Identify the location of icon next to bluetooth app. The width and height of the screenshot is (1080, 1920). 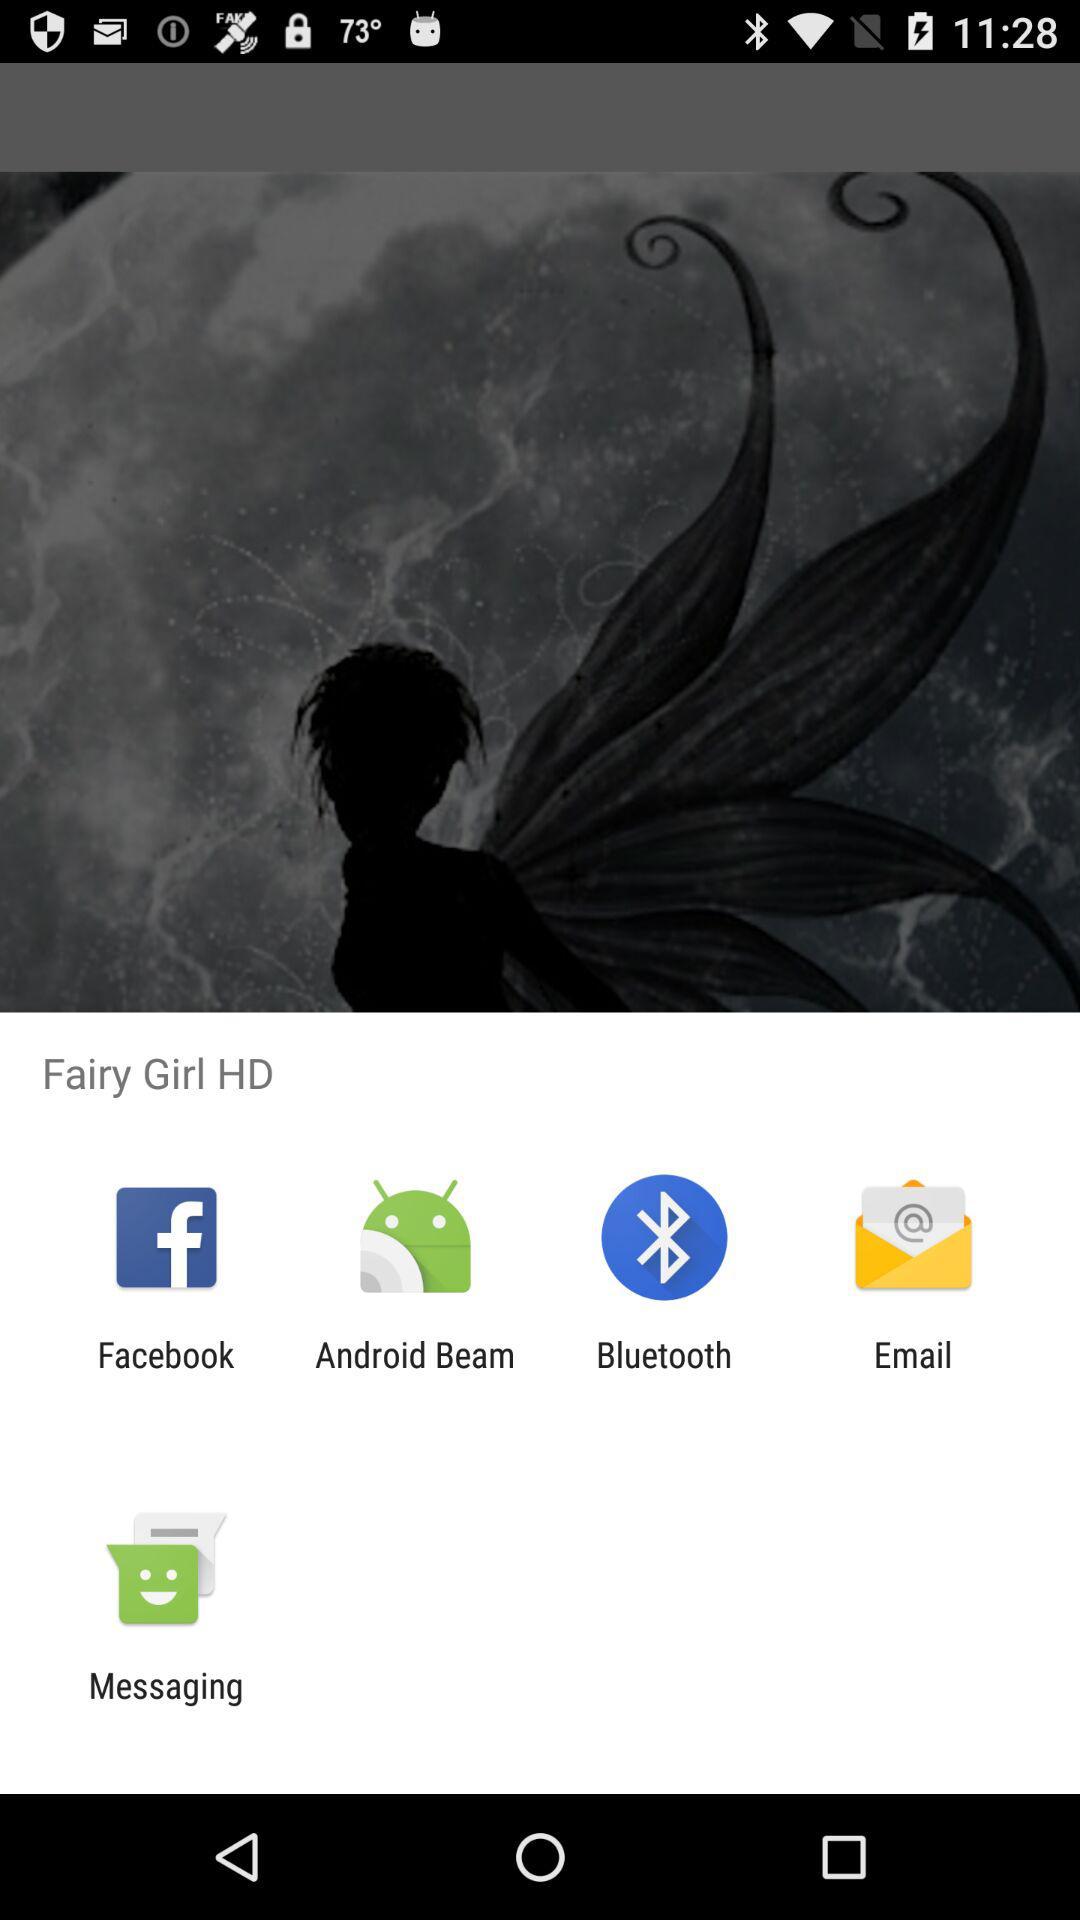
(913, 1374).